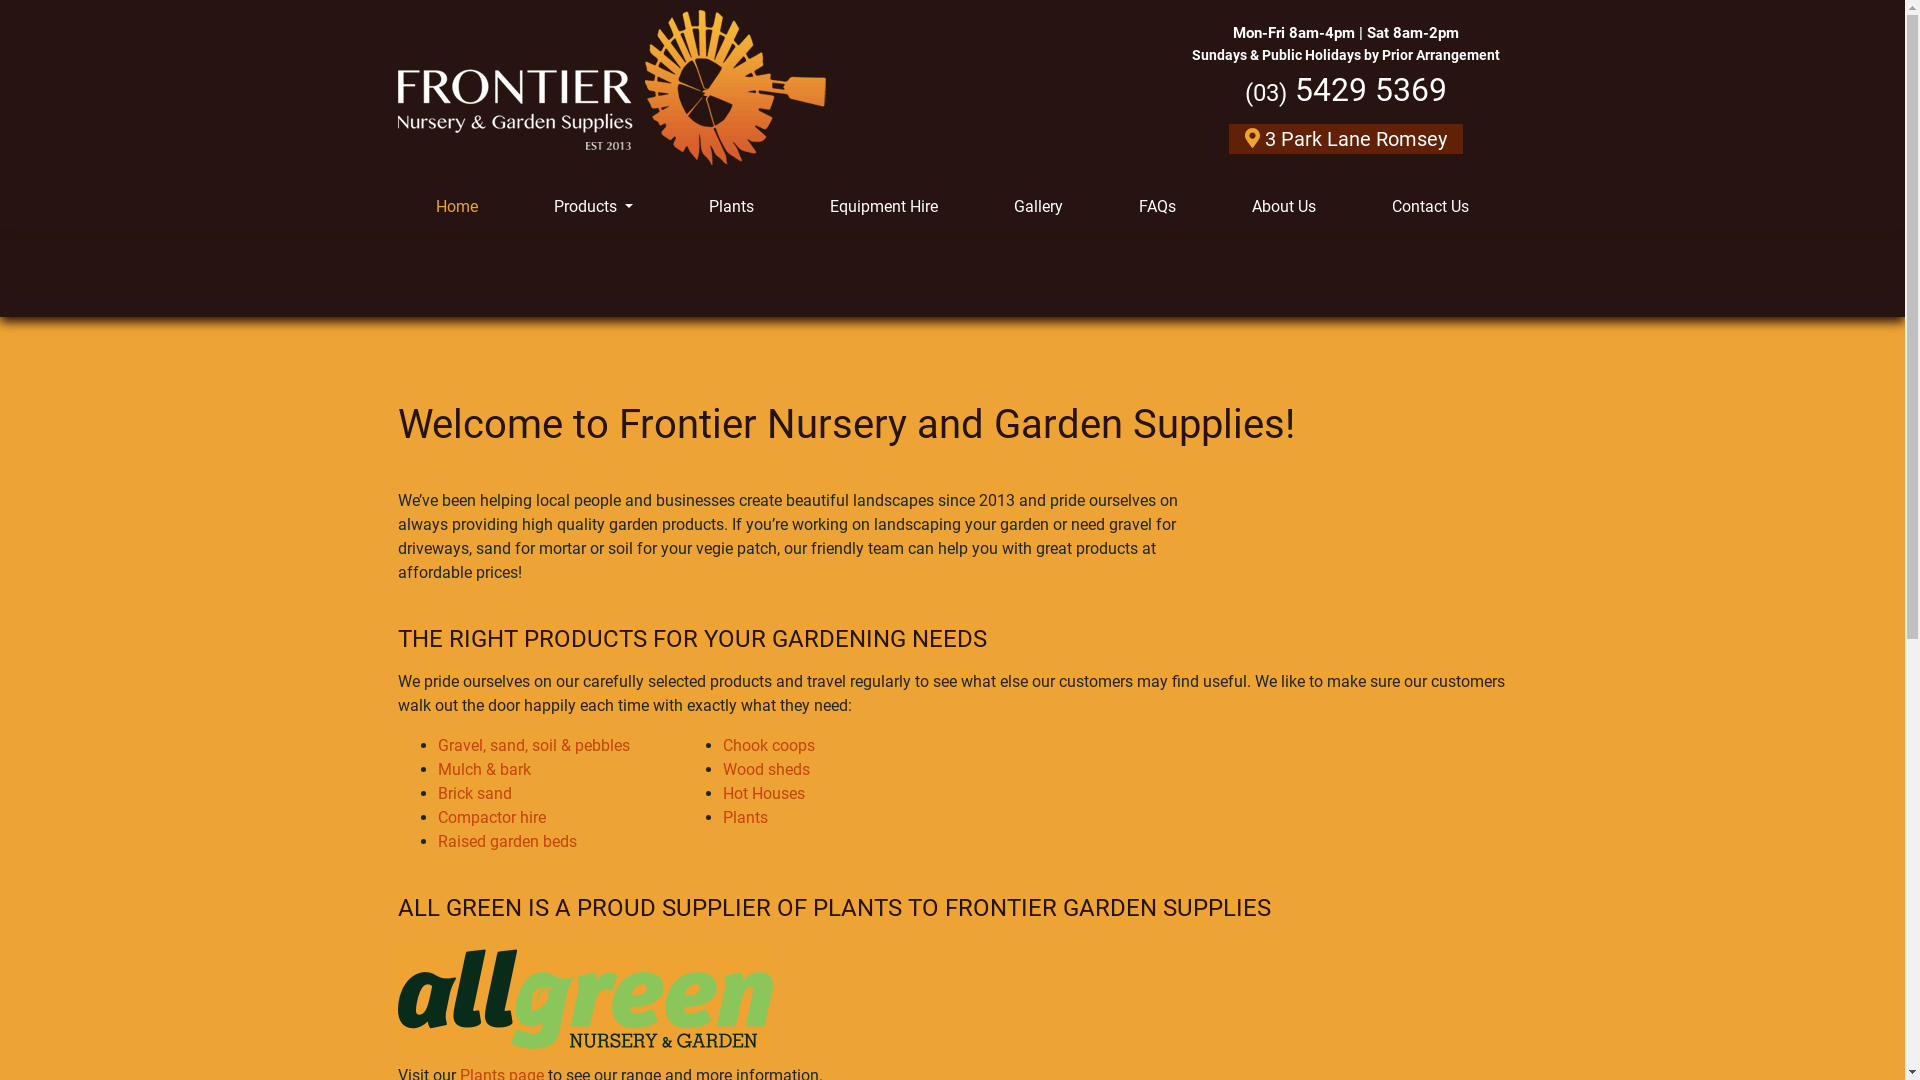 The height and width of the screenshot is (1080, 1920). I want to click on 'Compactor hire', so click(436, 817).